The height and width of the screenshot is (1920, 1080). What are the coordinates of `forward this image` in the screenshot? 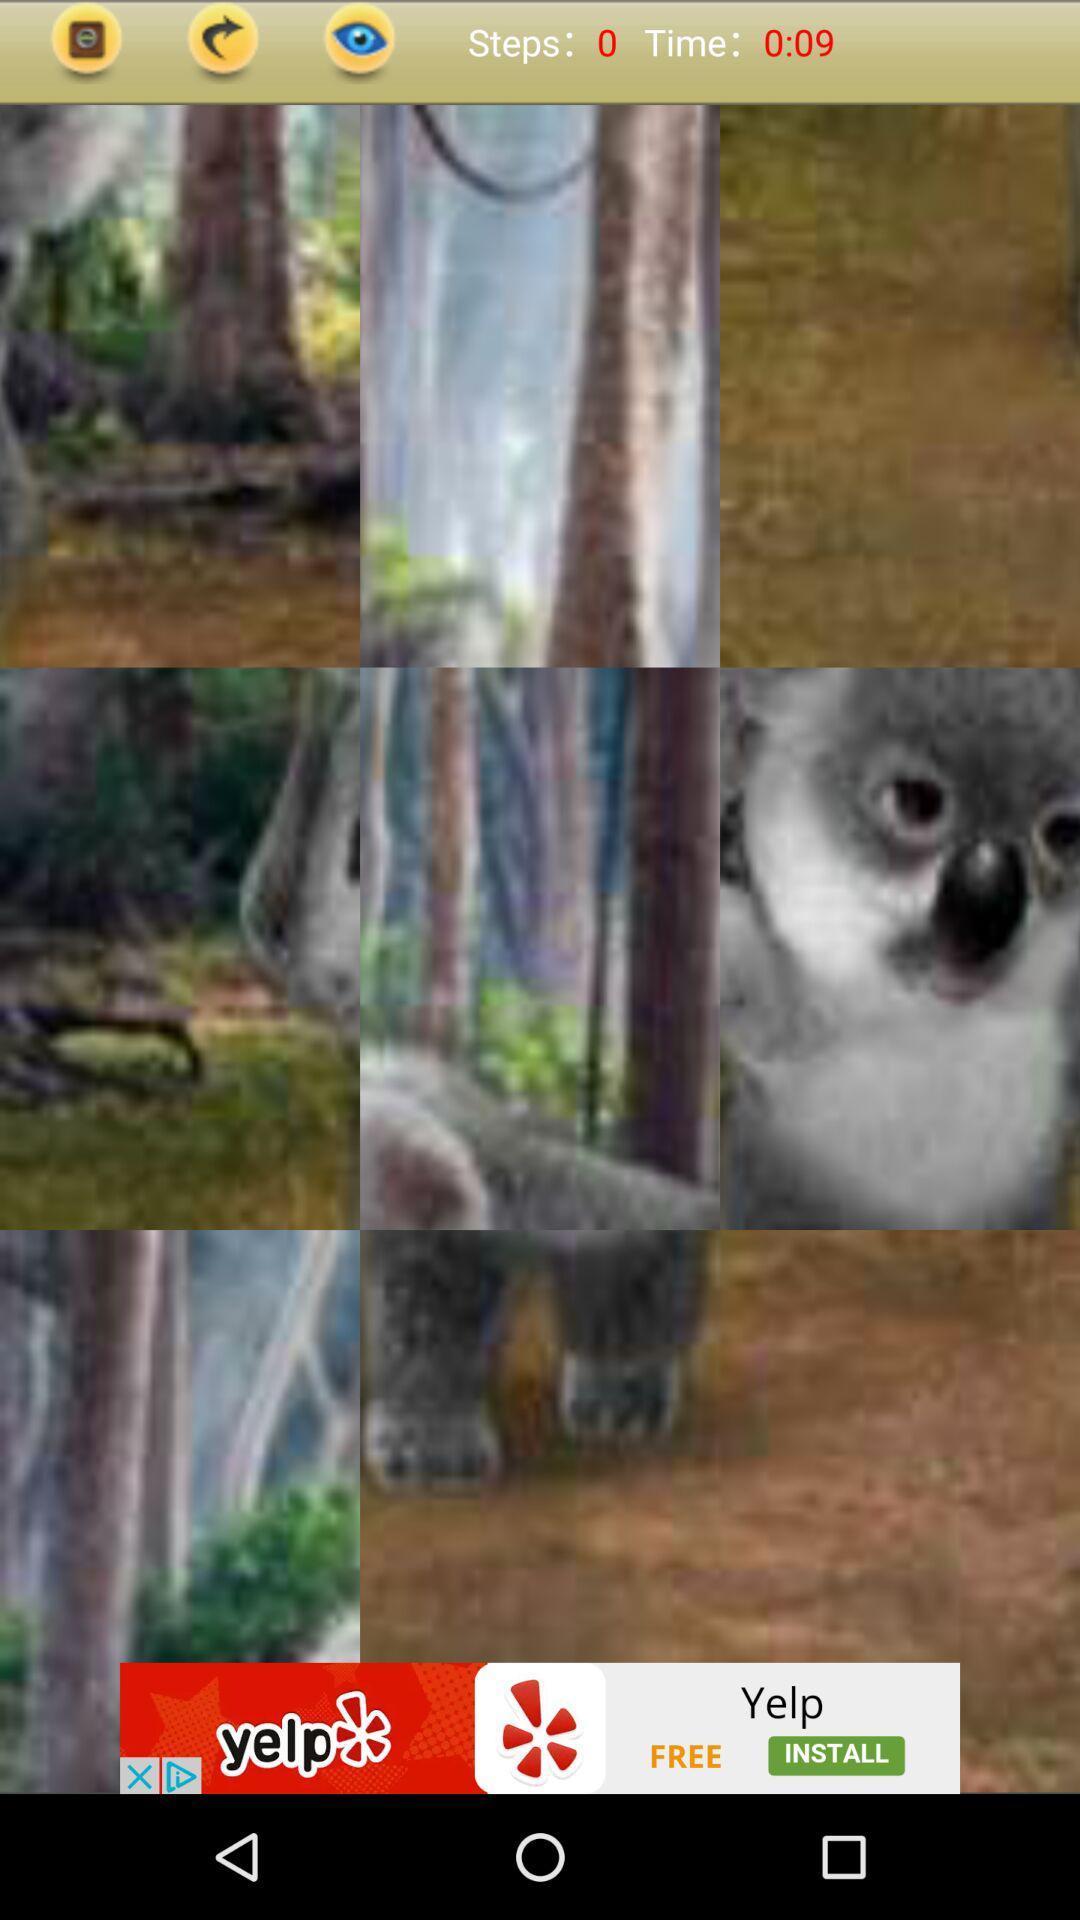 It's located at (223, 42).